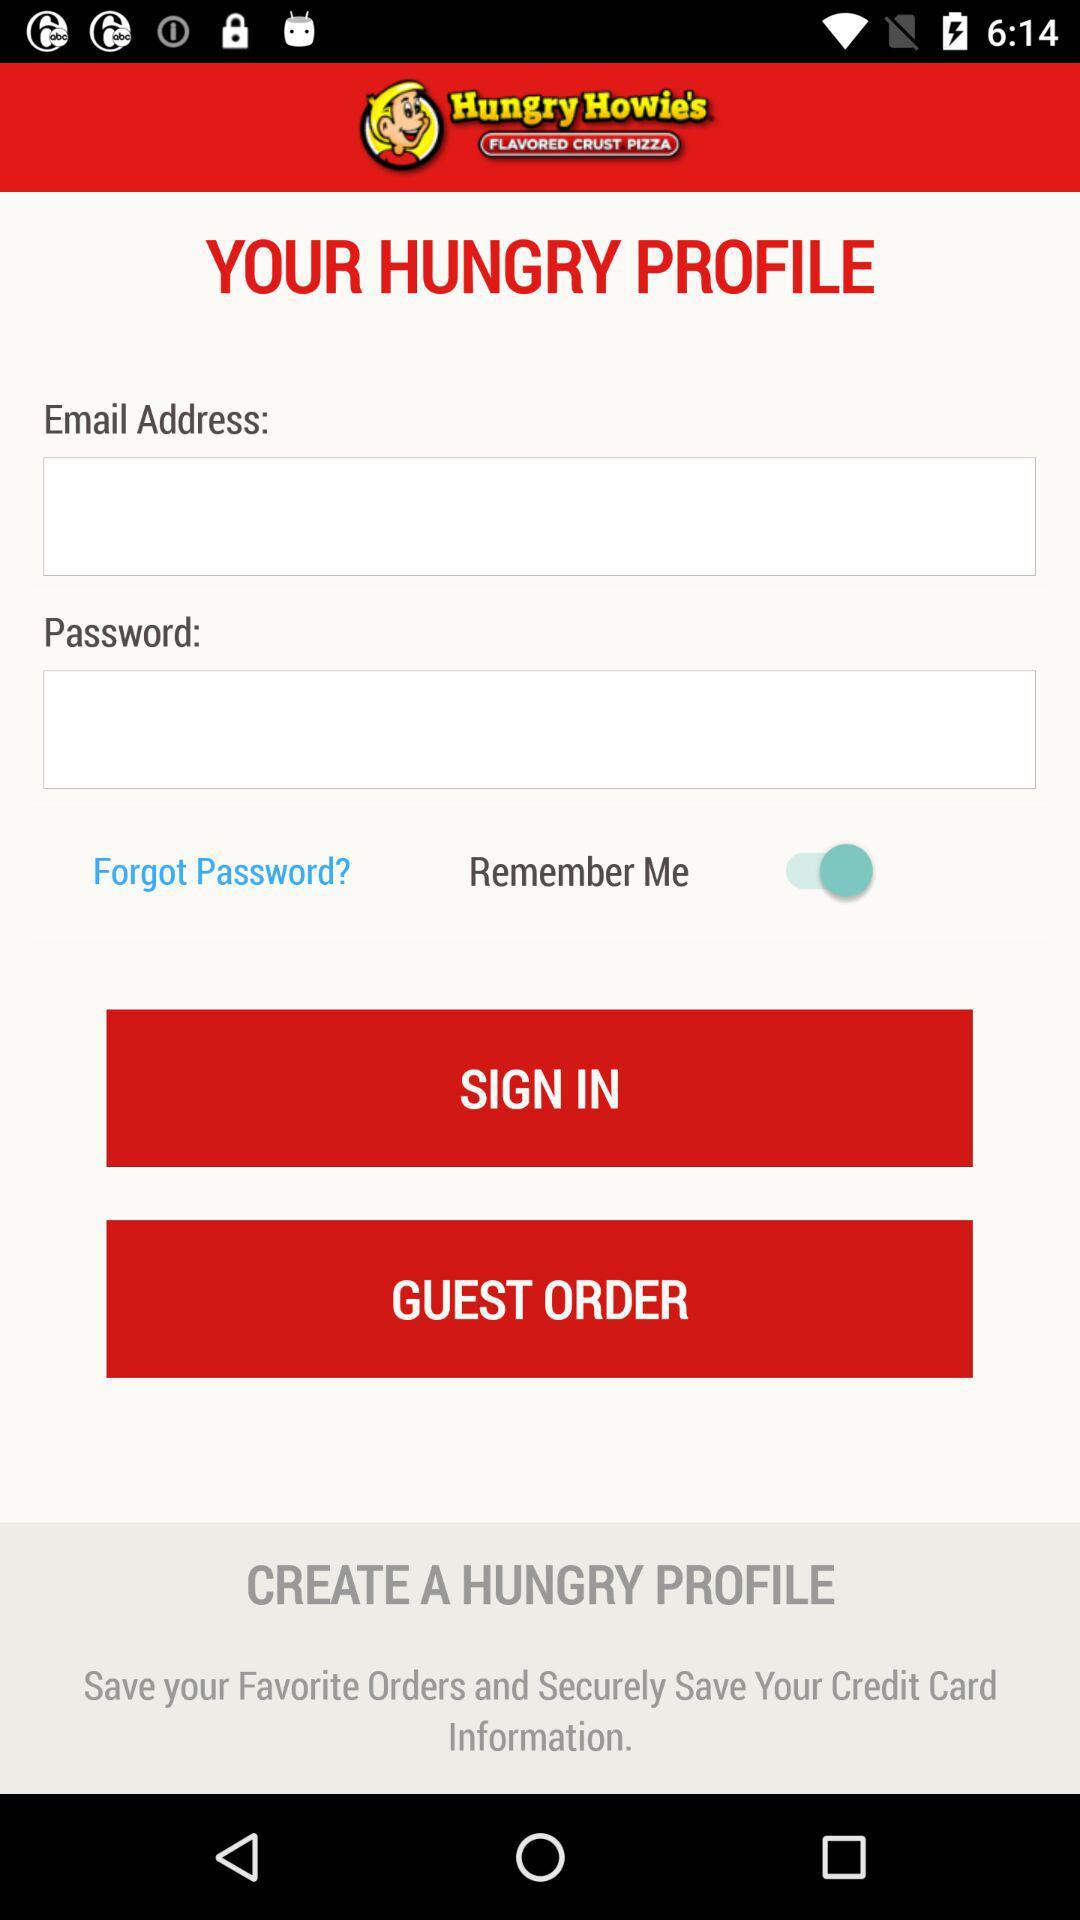 The width and height of the screenshot is (1080, 1920). Describe the element at coordinates (538, 1298) in the screenshot. I see `the guest order icon` at that location.